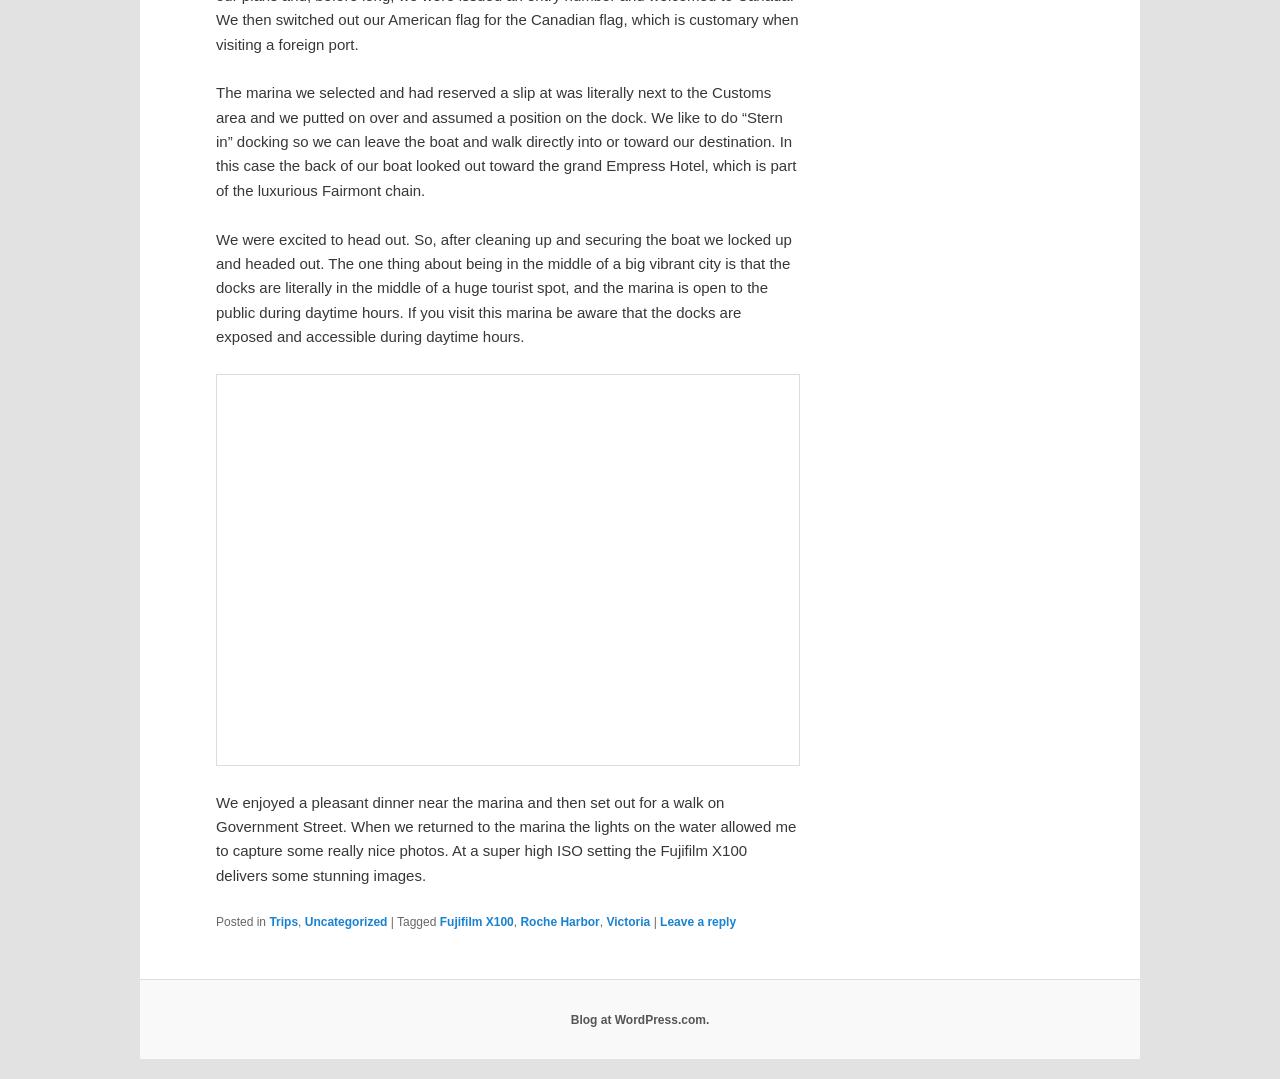 This screenshot has width=1280, height=1079. I want to click on 'Fujifilm X100', so click(475, 921).